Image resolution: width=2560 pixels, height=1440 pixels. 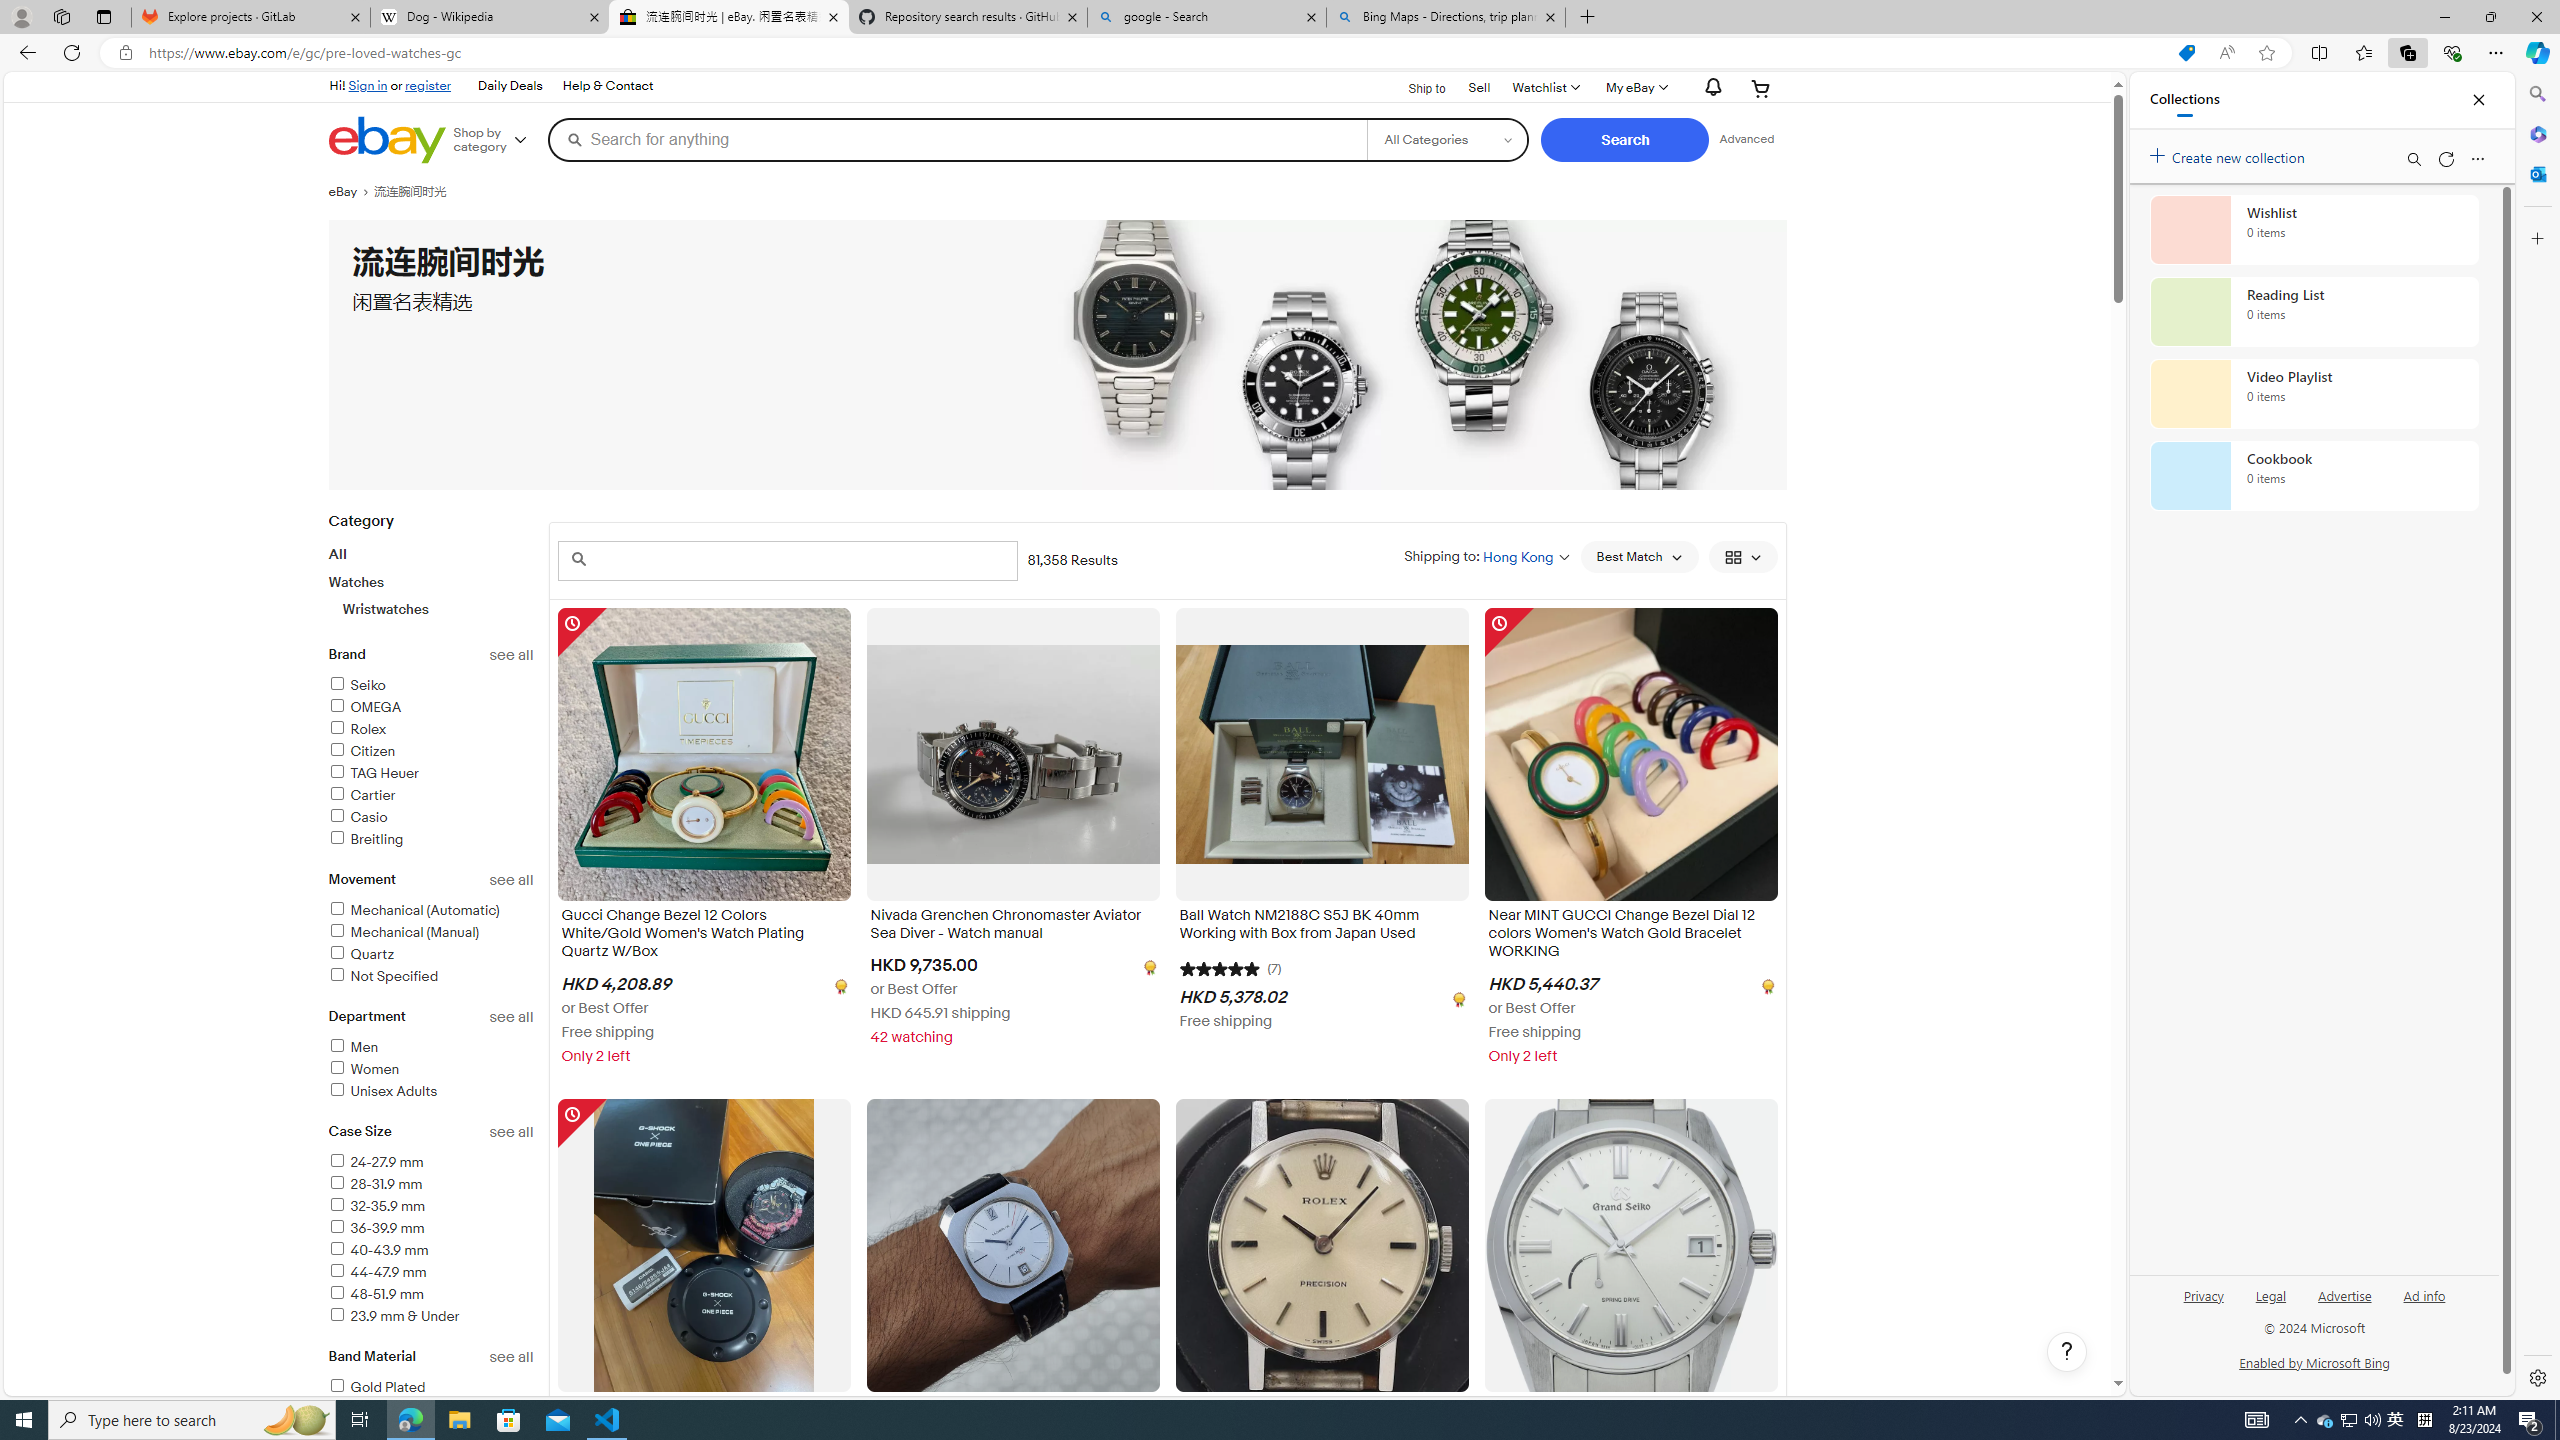 I want to click on 'Watchlist', so click(x=1544, y=87).